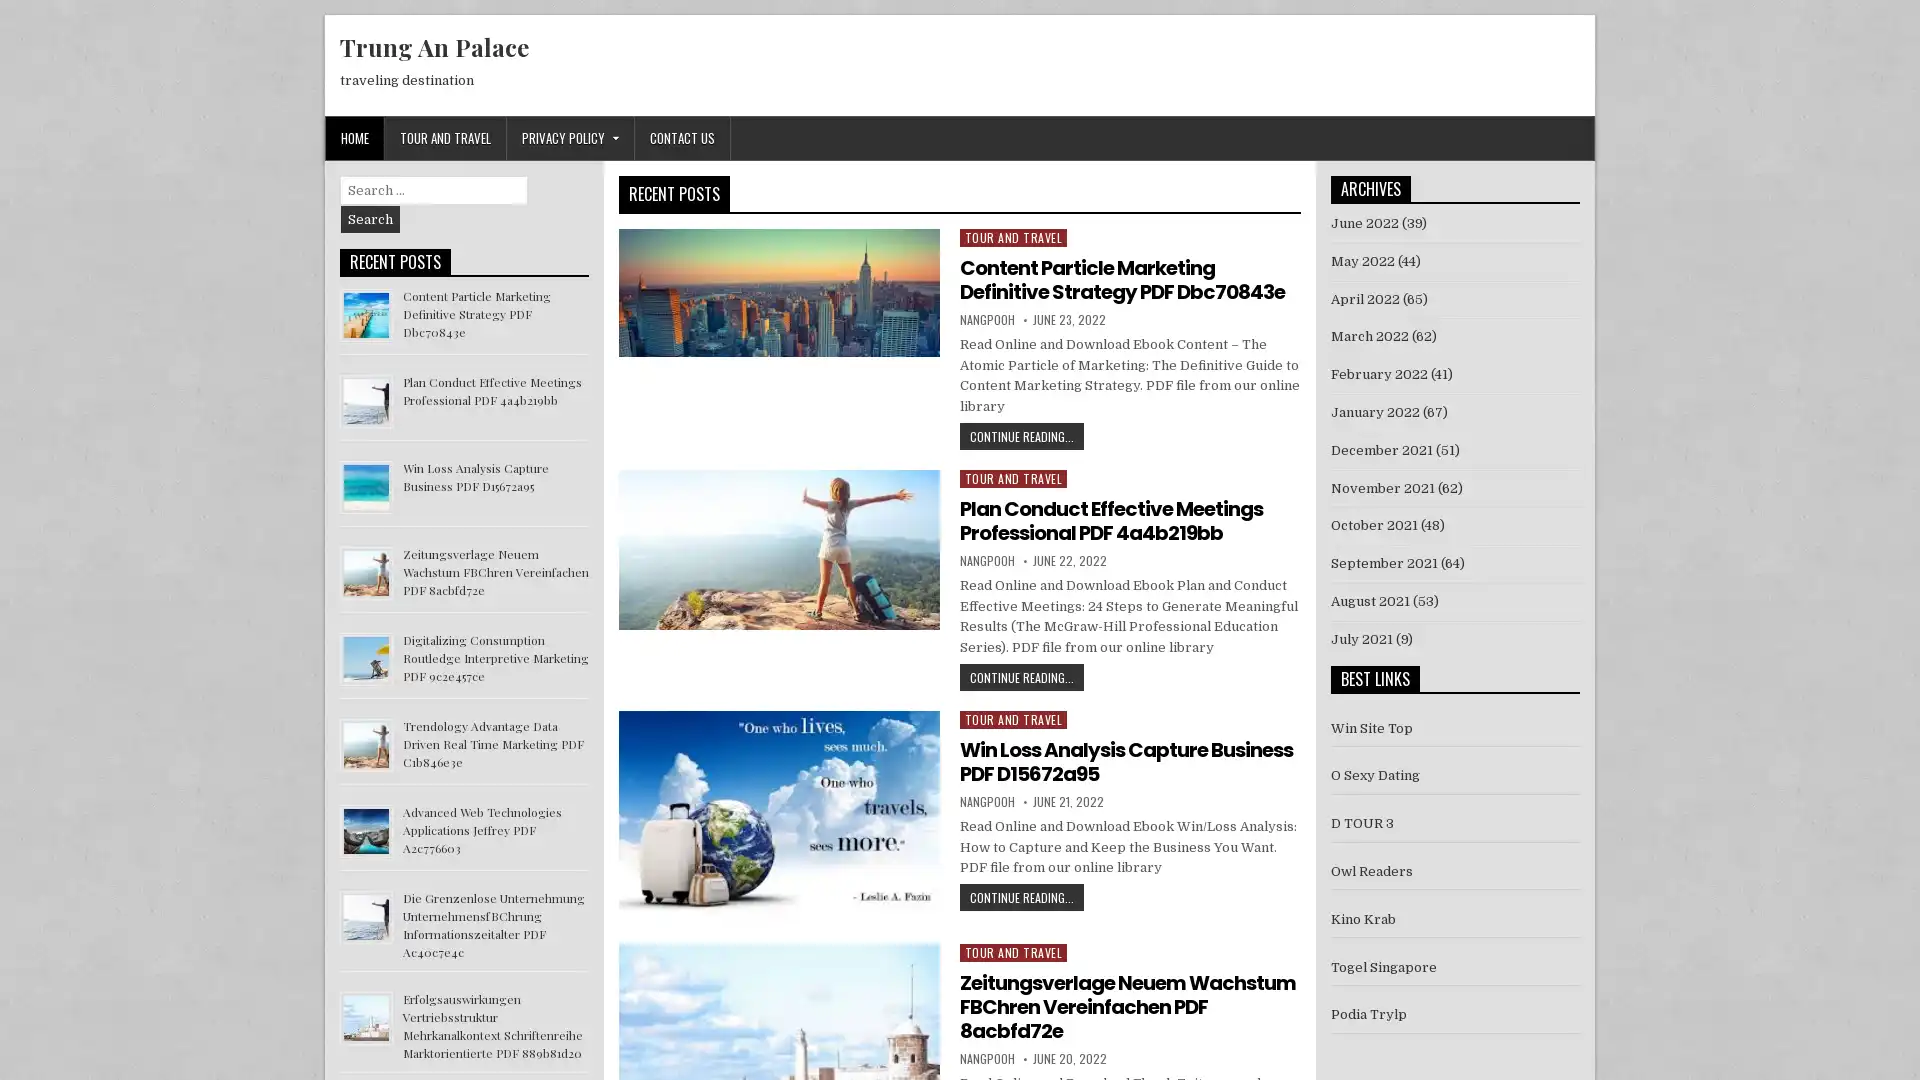  Describe the element at coordinates (370, 219) in the screenshot. I see `Search` at that location.